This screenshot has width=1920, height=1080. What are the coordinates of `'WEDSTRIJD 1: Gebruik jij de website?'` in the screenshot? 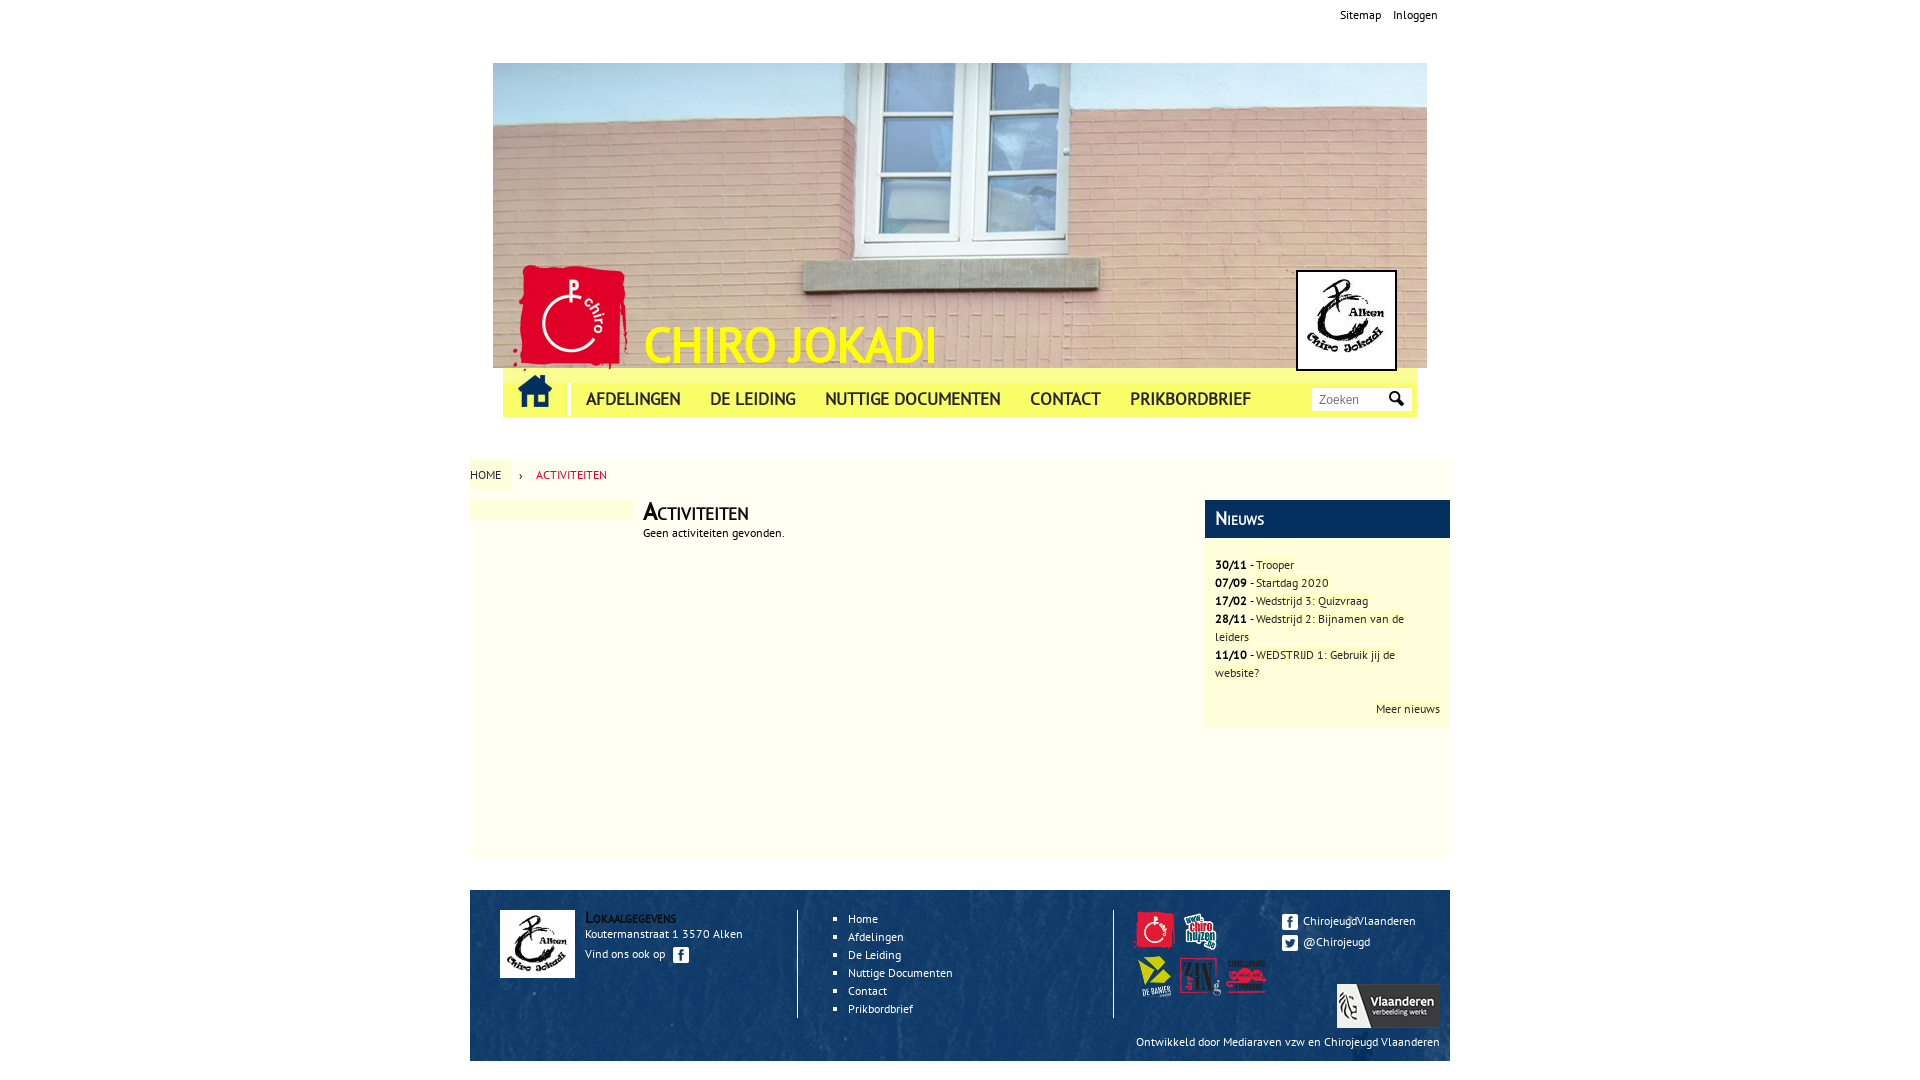 It's located at (1305, 663).